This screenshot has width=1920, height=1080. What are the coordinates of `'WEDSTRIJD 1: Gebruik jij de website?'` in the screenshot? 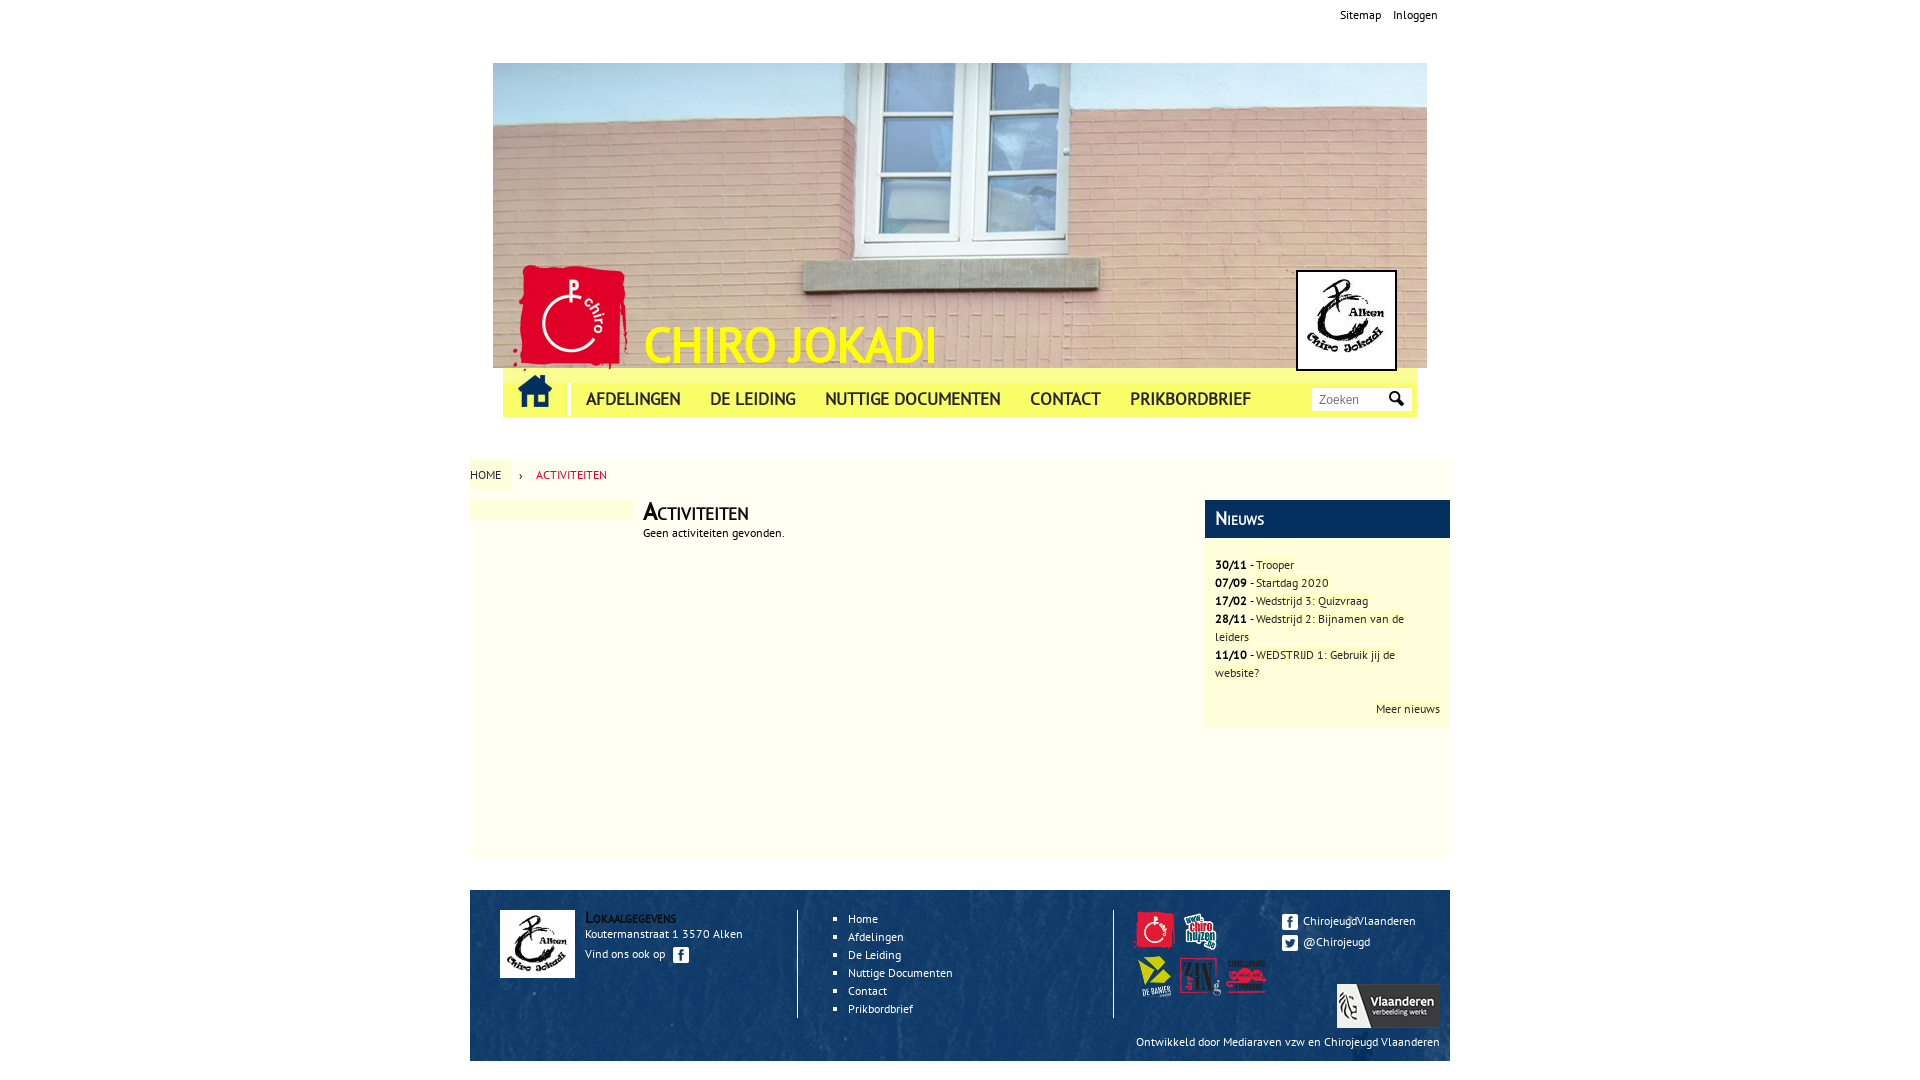 It's located at (1305, 663).